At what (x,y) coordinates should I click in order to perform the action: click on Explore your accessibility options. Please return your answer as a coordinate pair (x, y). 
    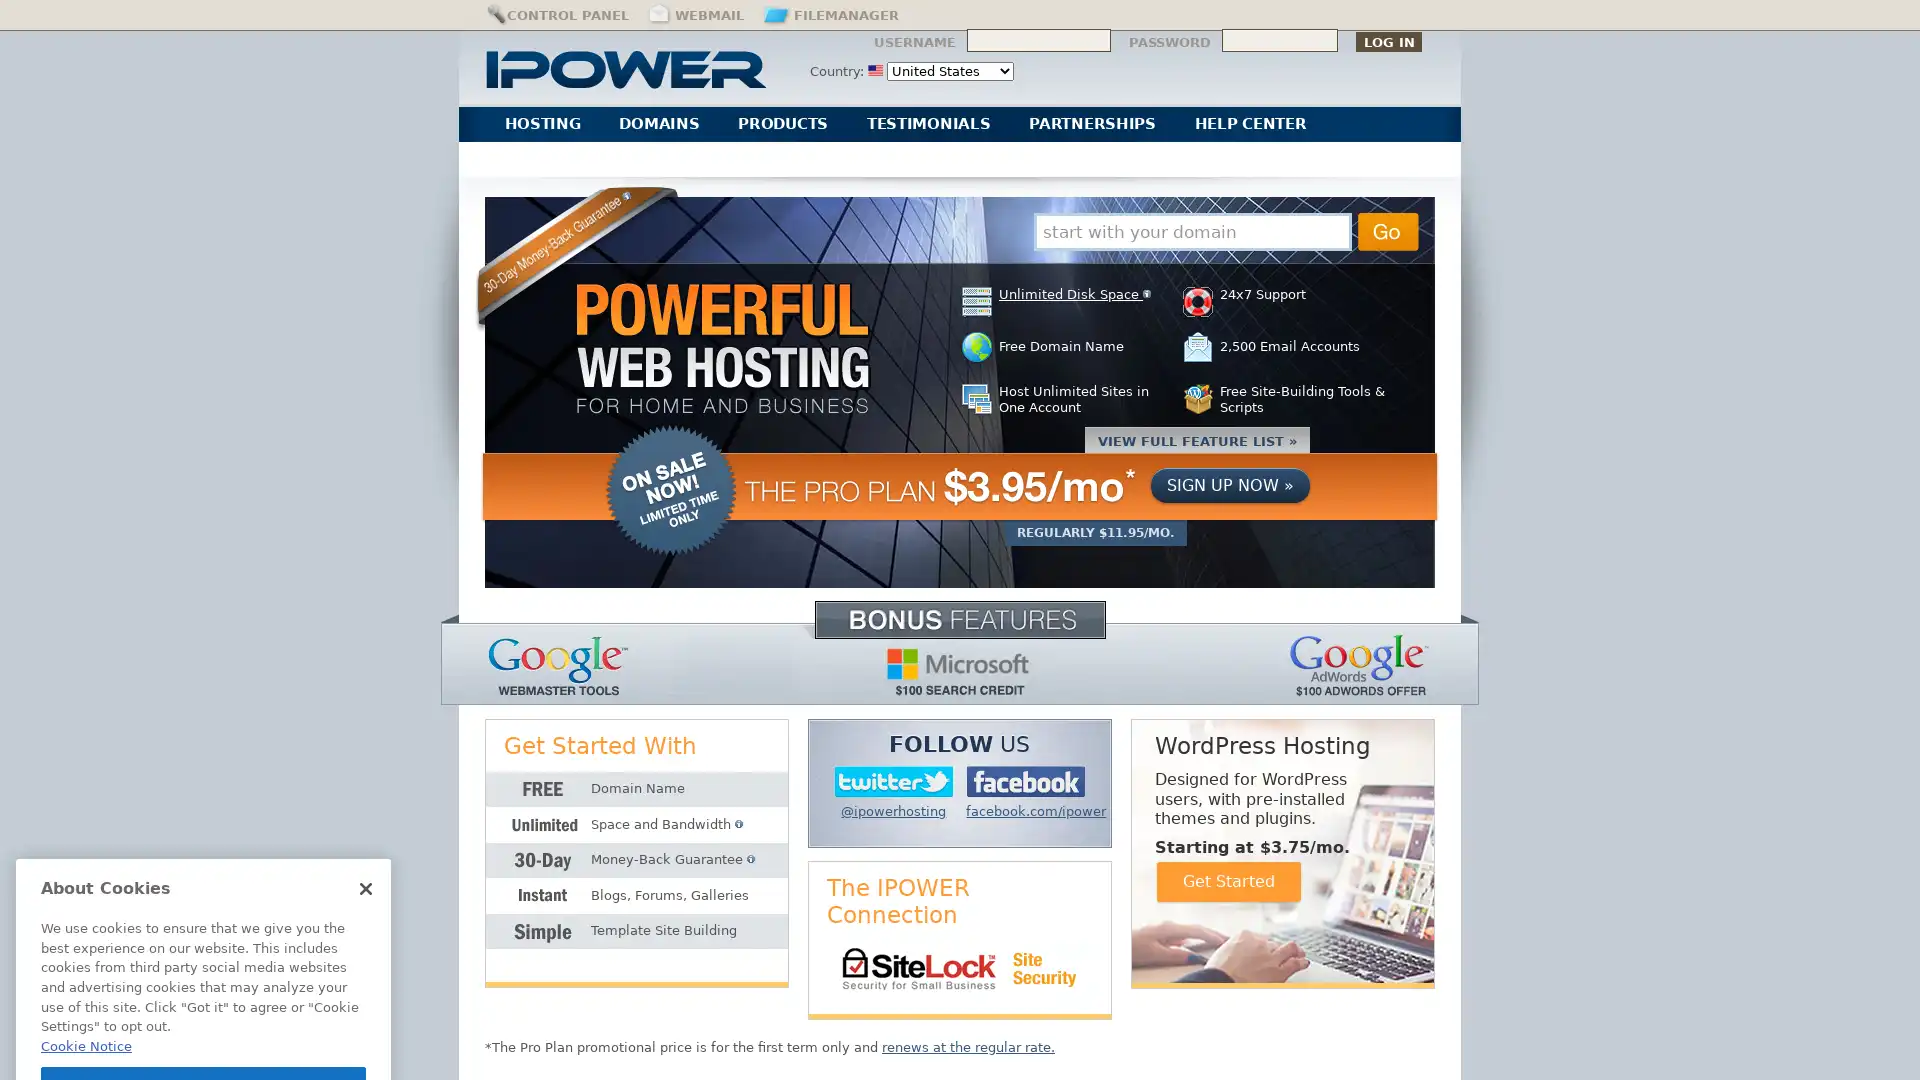
    Looking at the image, I should click on (1886, 978).